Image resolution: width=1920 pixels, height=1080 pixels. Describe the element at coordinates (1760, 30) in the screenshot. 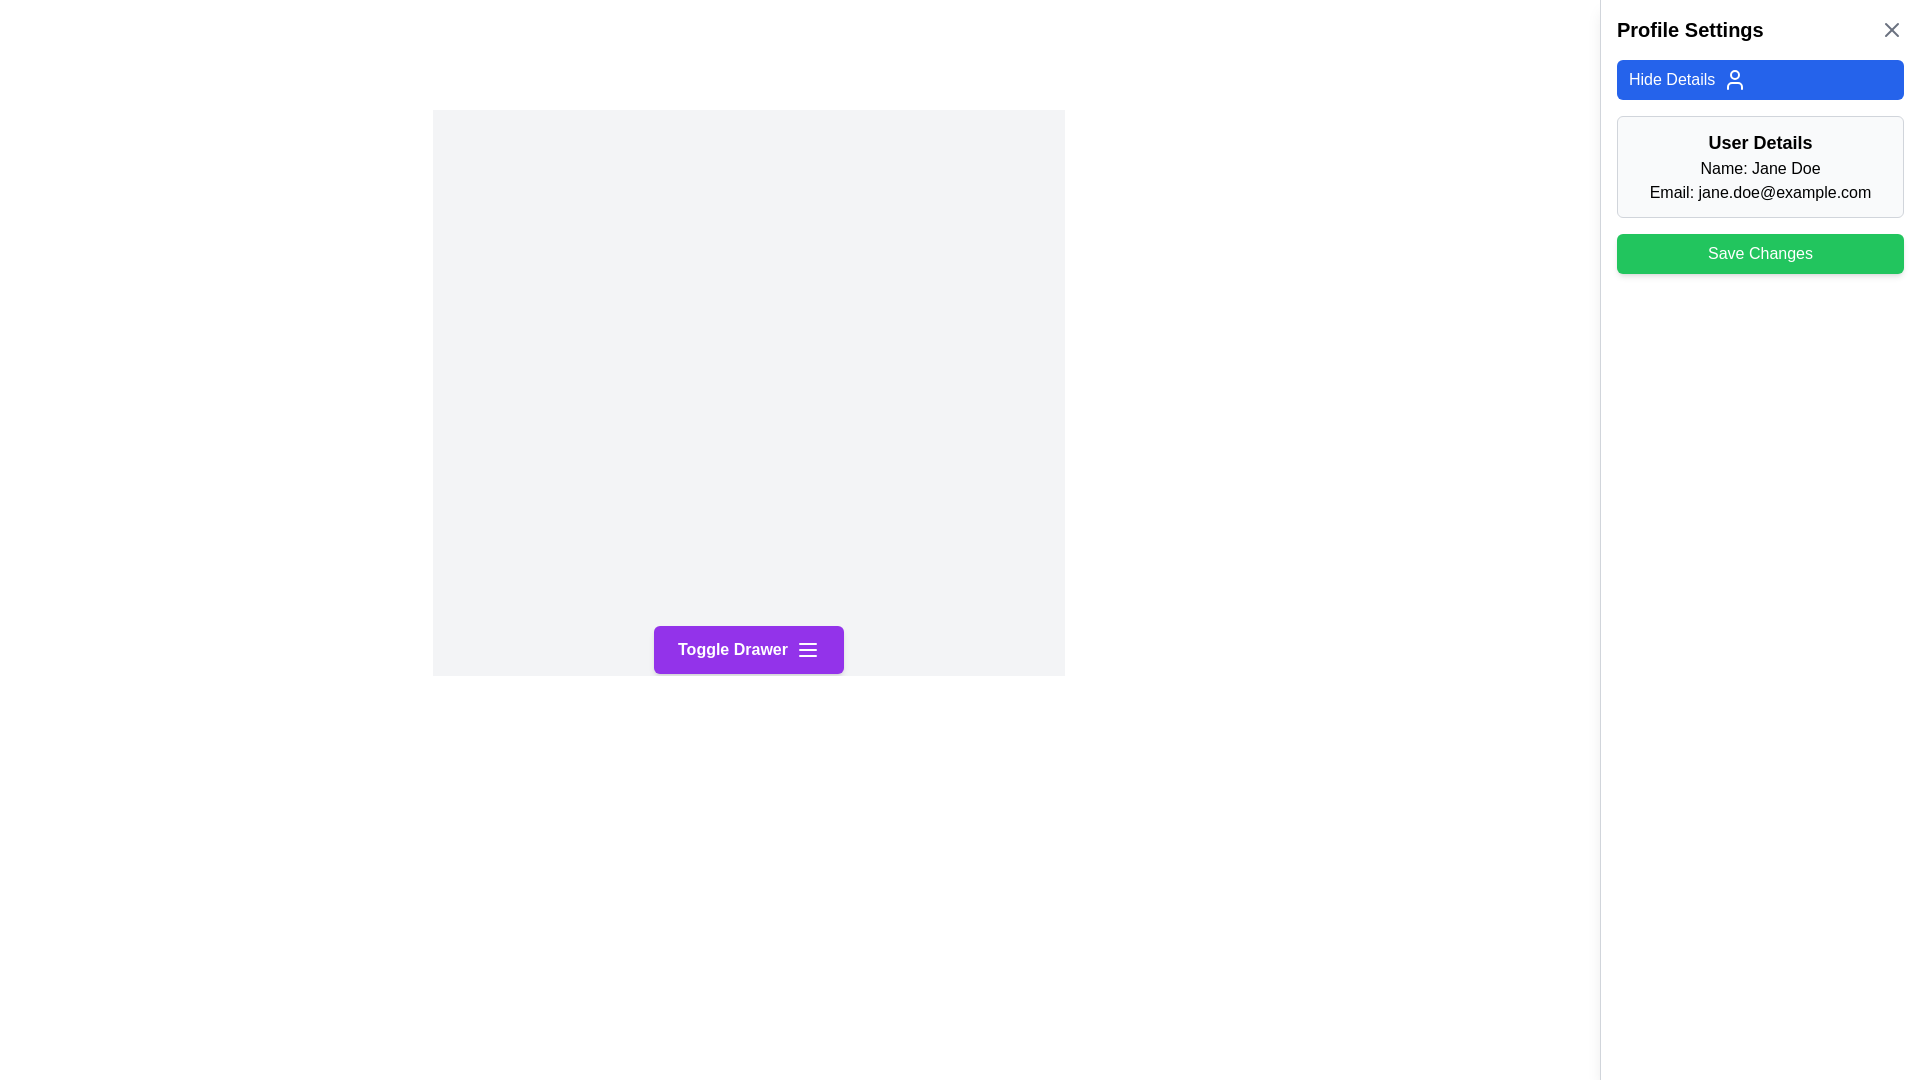

I see `the Text label at the top of the sidebar panel that displays the title related to profile settings` at that location.